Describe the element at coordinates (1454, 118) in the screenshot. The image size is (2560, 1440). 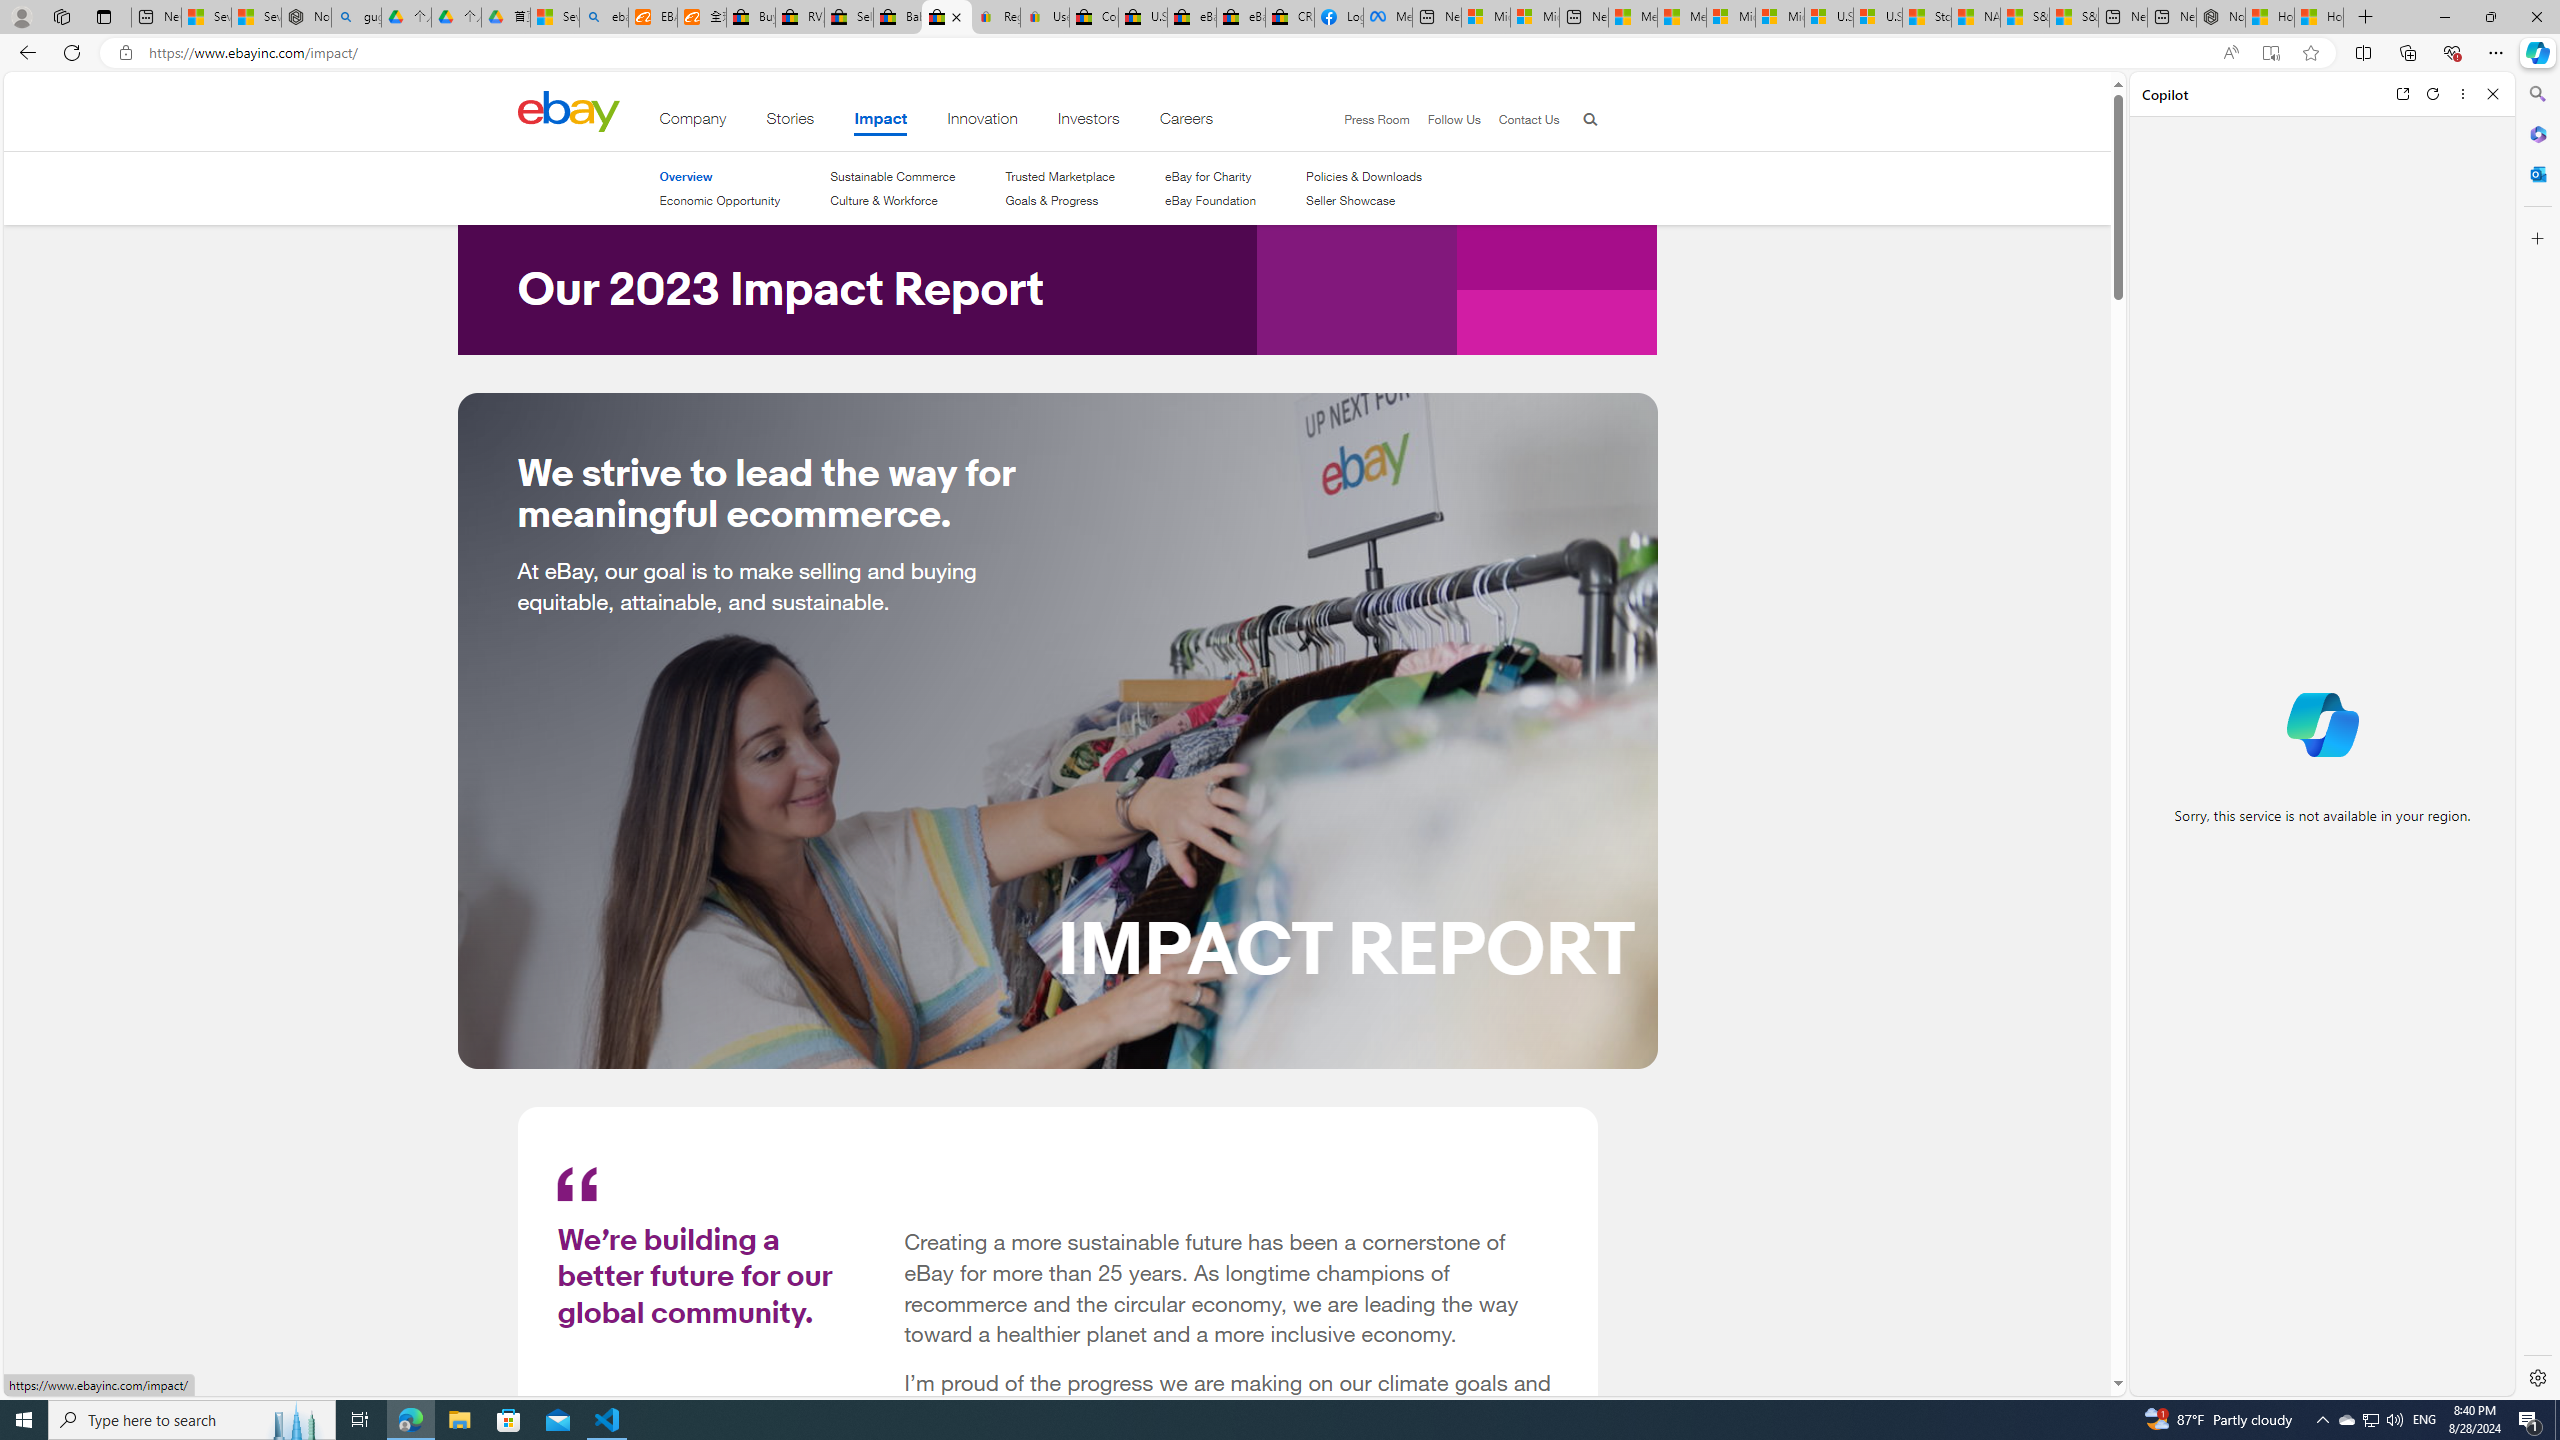
I see `'Follow Us'` at that location.